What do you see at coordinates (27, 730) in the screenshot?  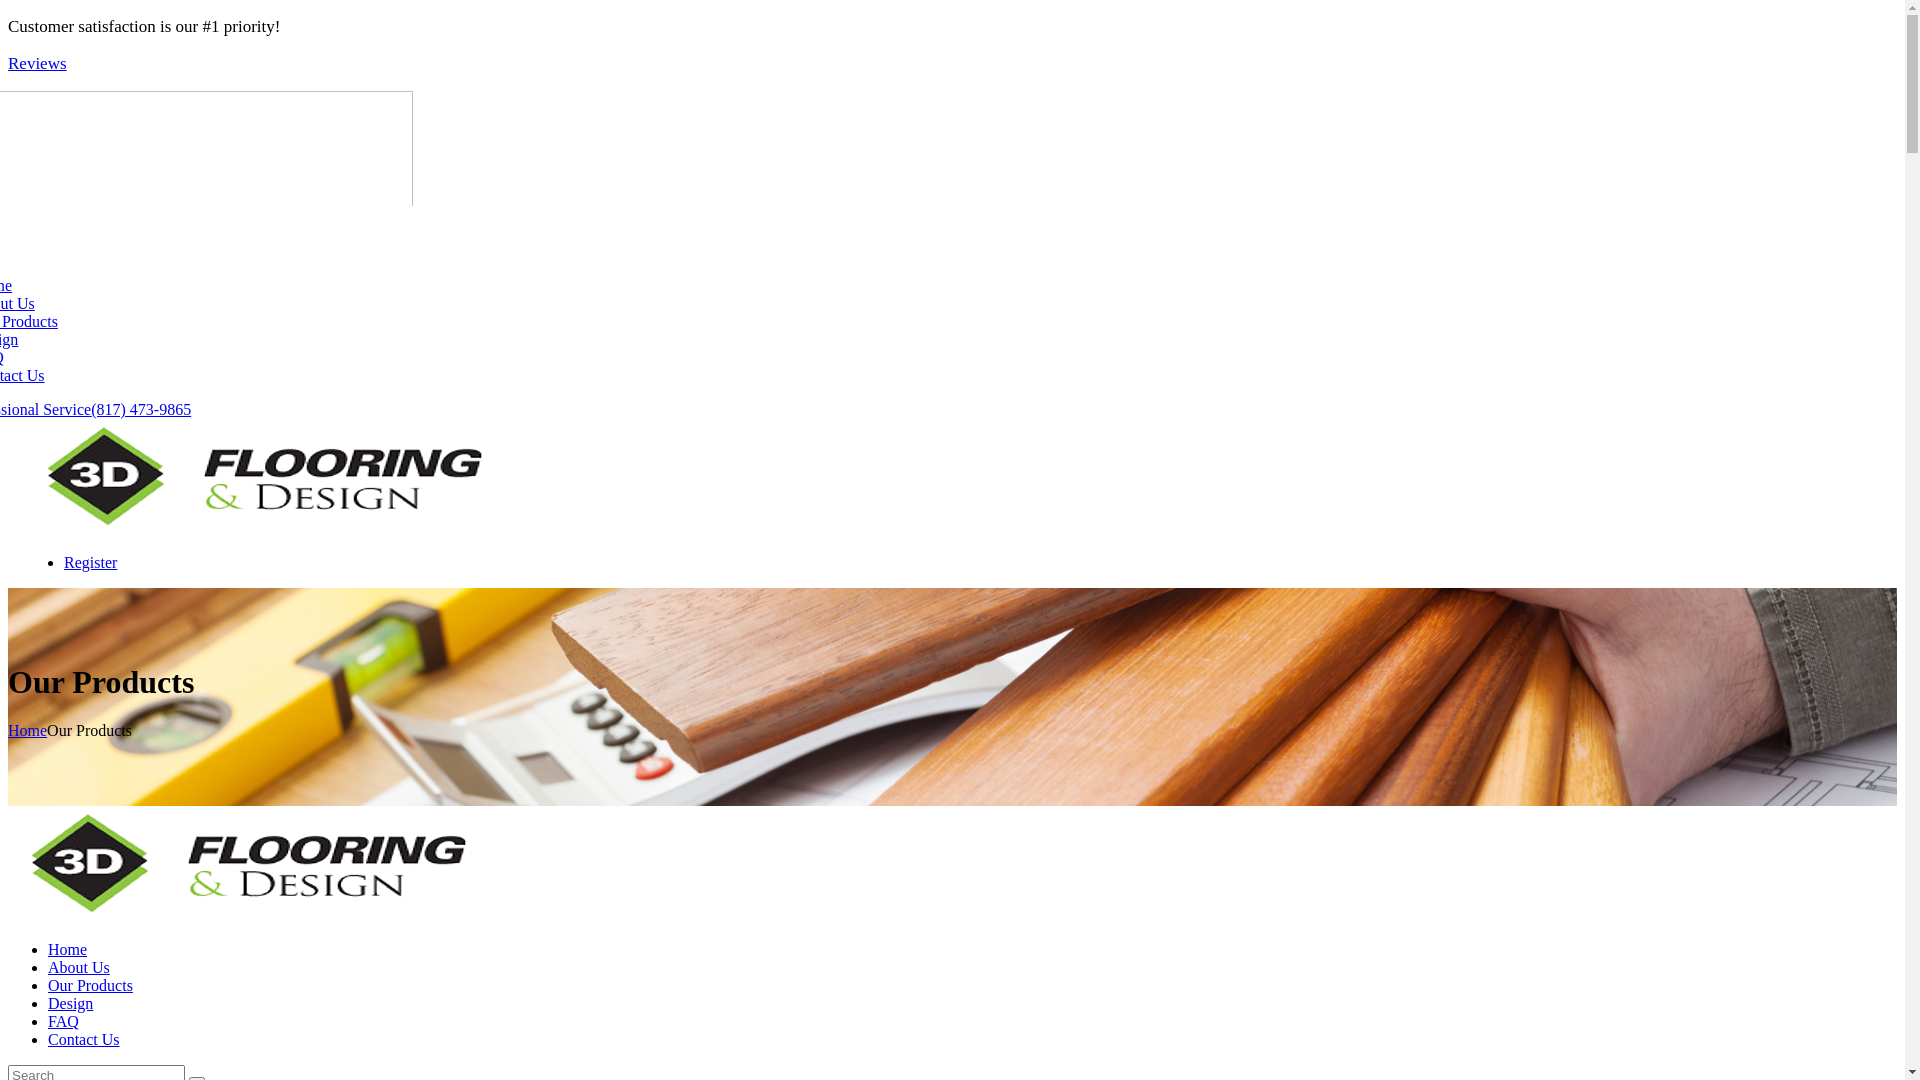 I see `'Home'` at bounding box center [27, 730].